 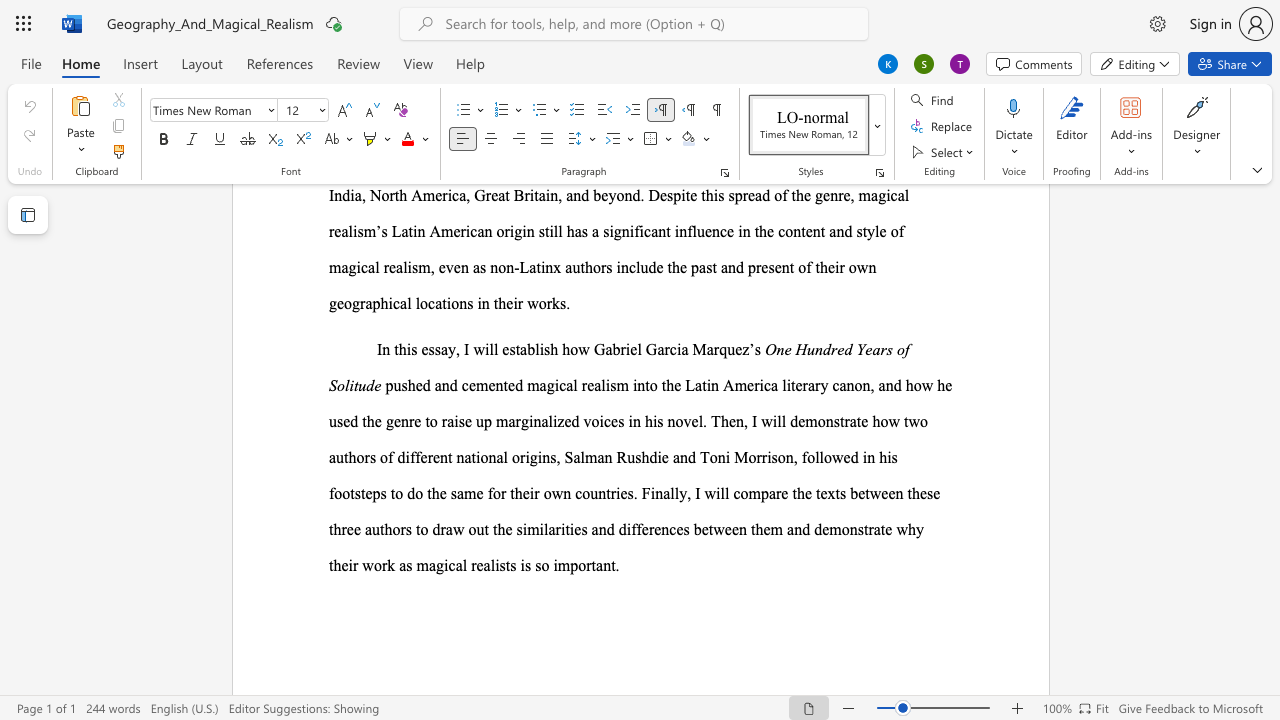 What do you see at coordinates (720, 457) in the screenshot?
I see `the 7th character "n" in the text` at bounding box center [720, 457].